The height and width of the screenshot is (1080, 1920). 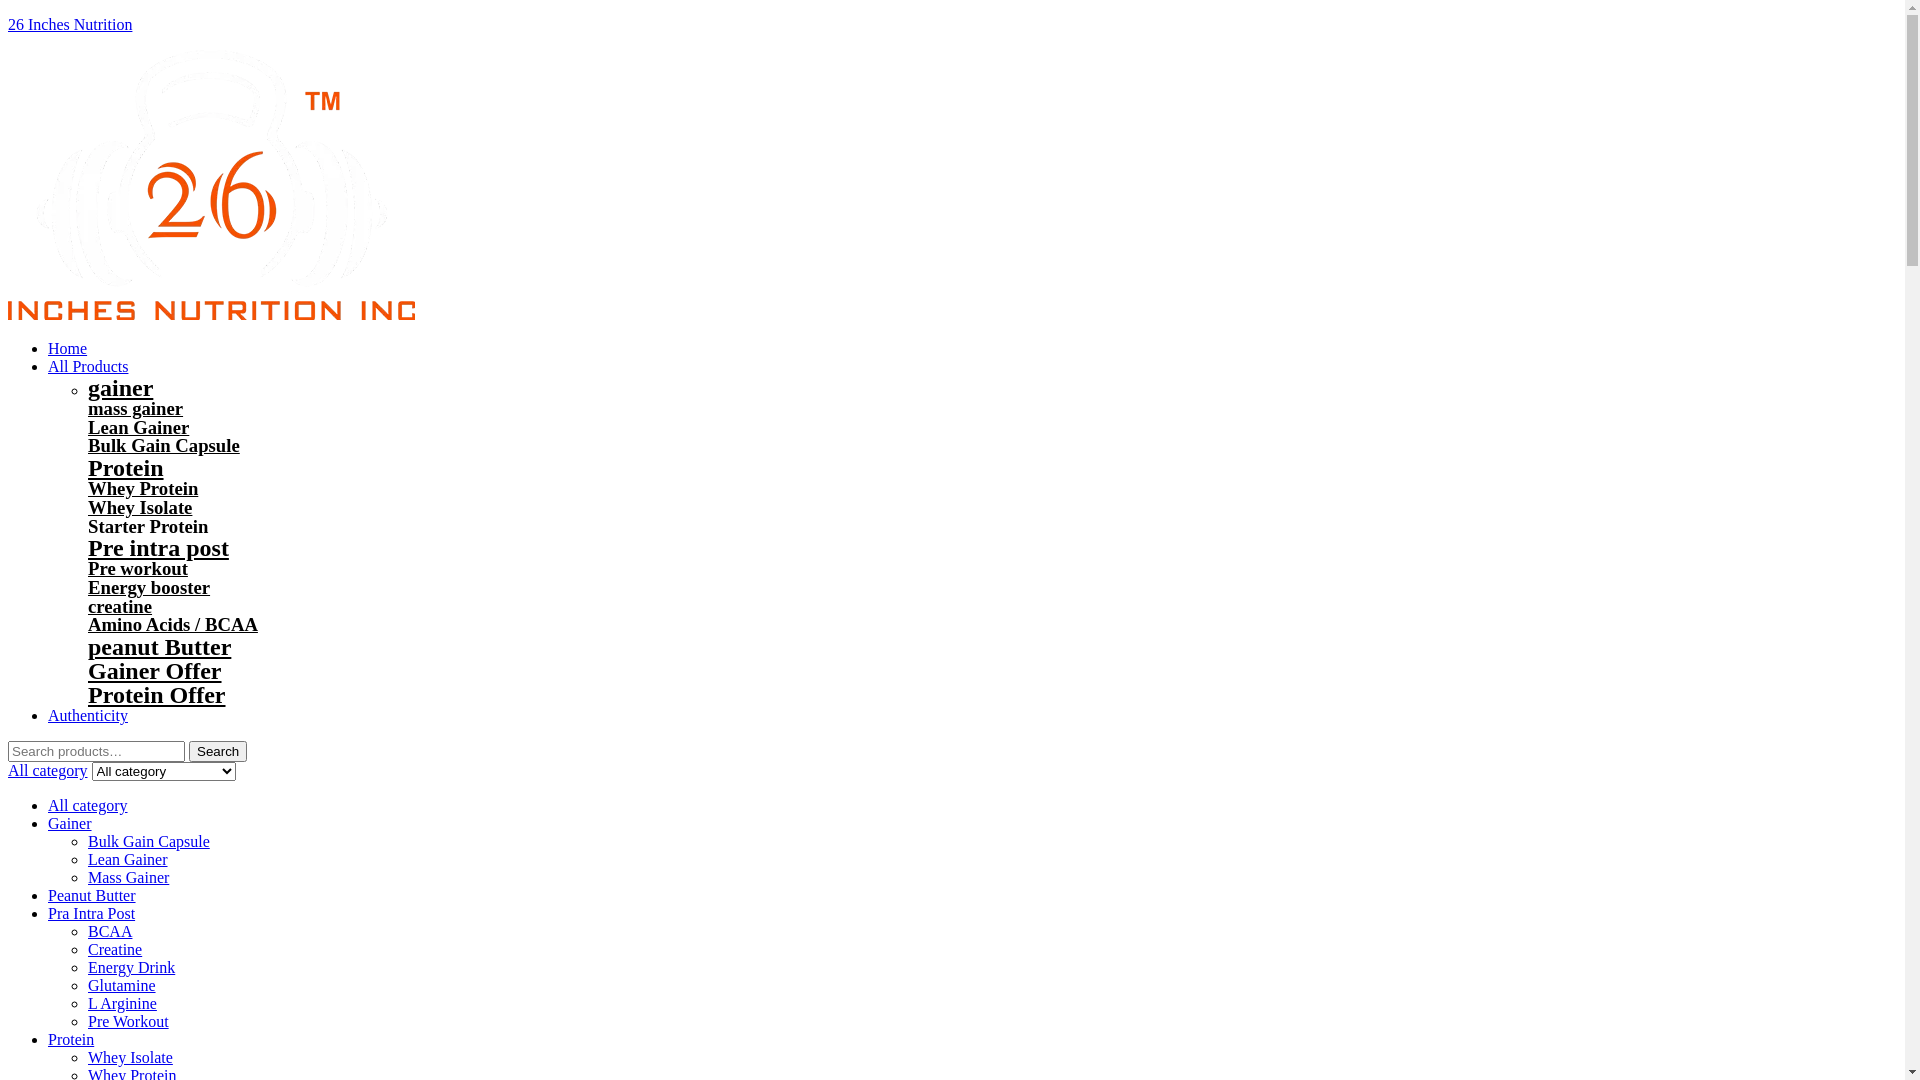 What do you see at coordinates (48, 823) in the screenshot?
I see `'Gainer'` at bounding box center [48, 823].